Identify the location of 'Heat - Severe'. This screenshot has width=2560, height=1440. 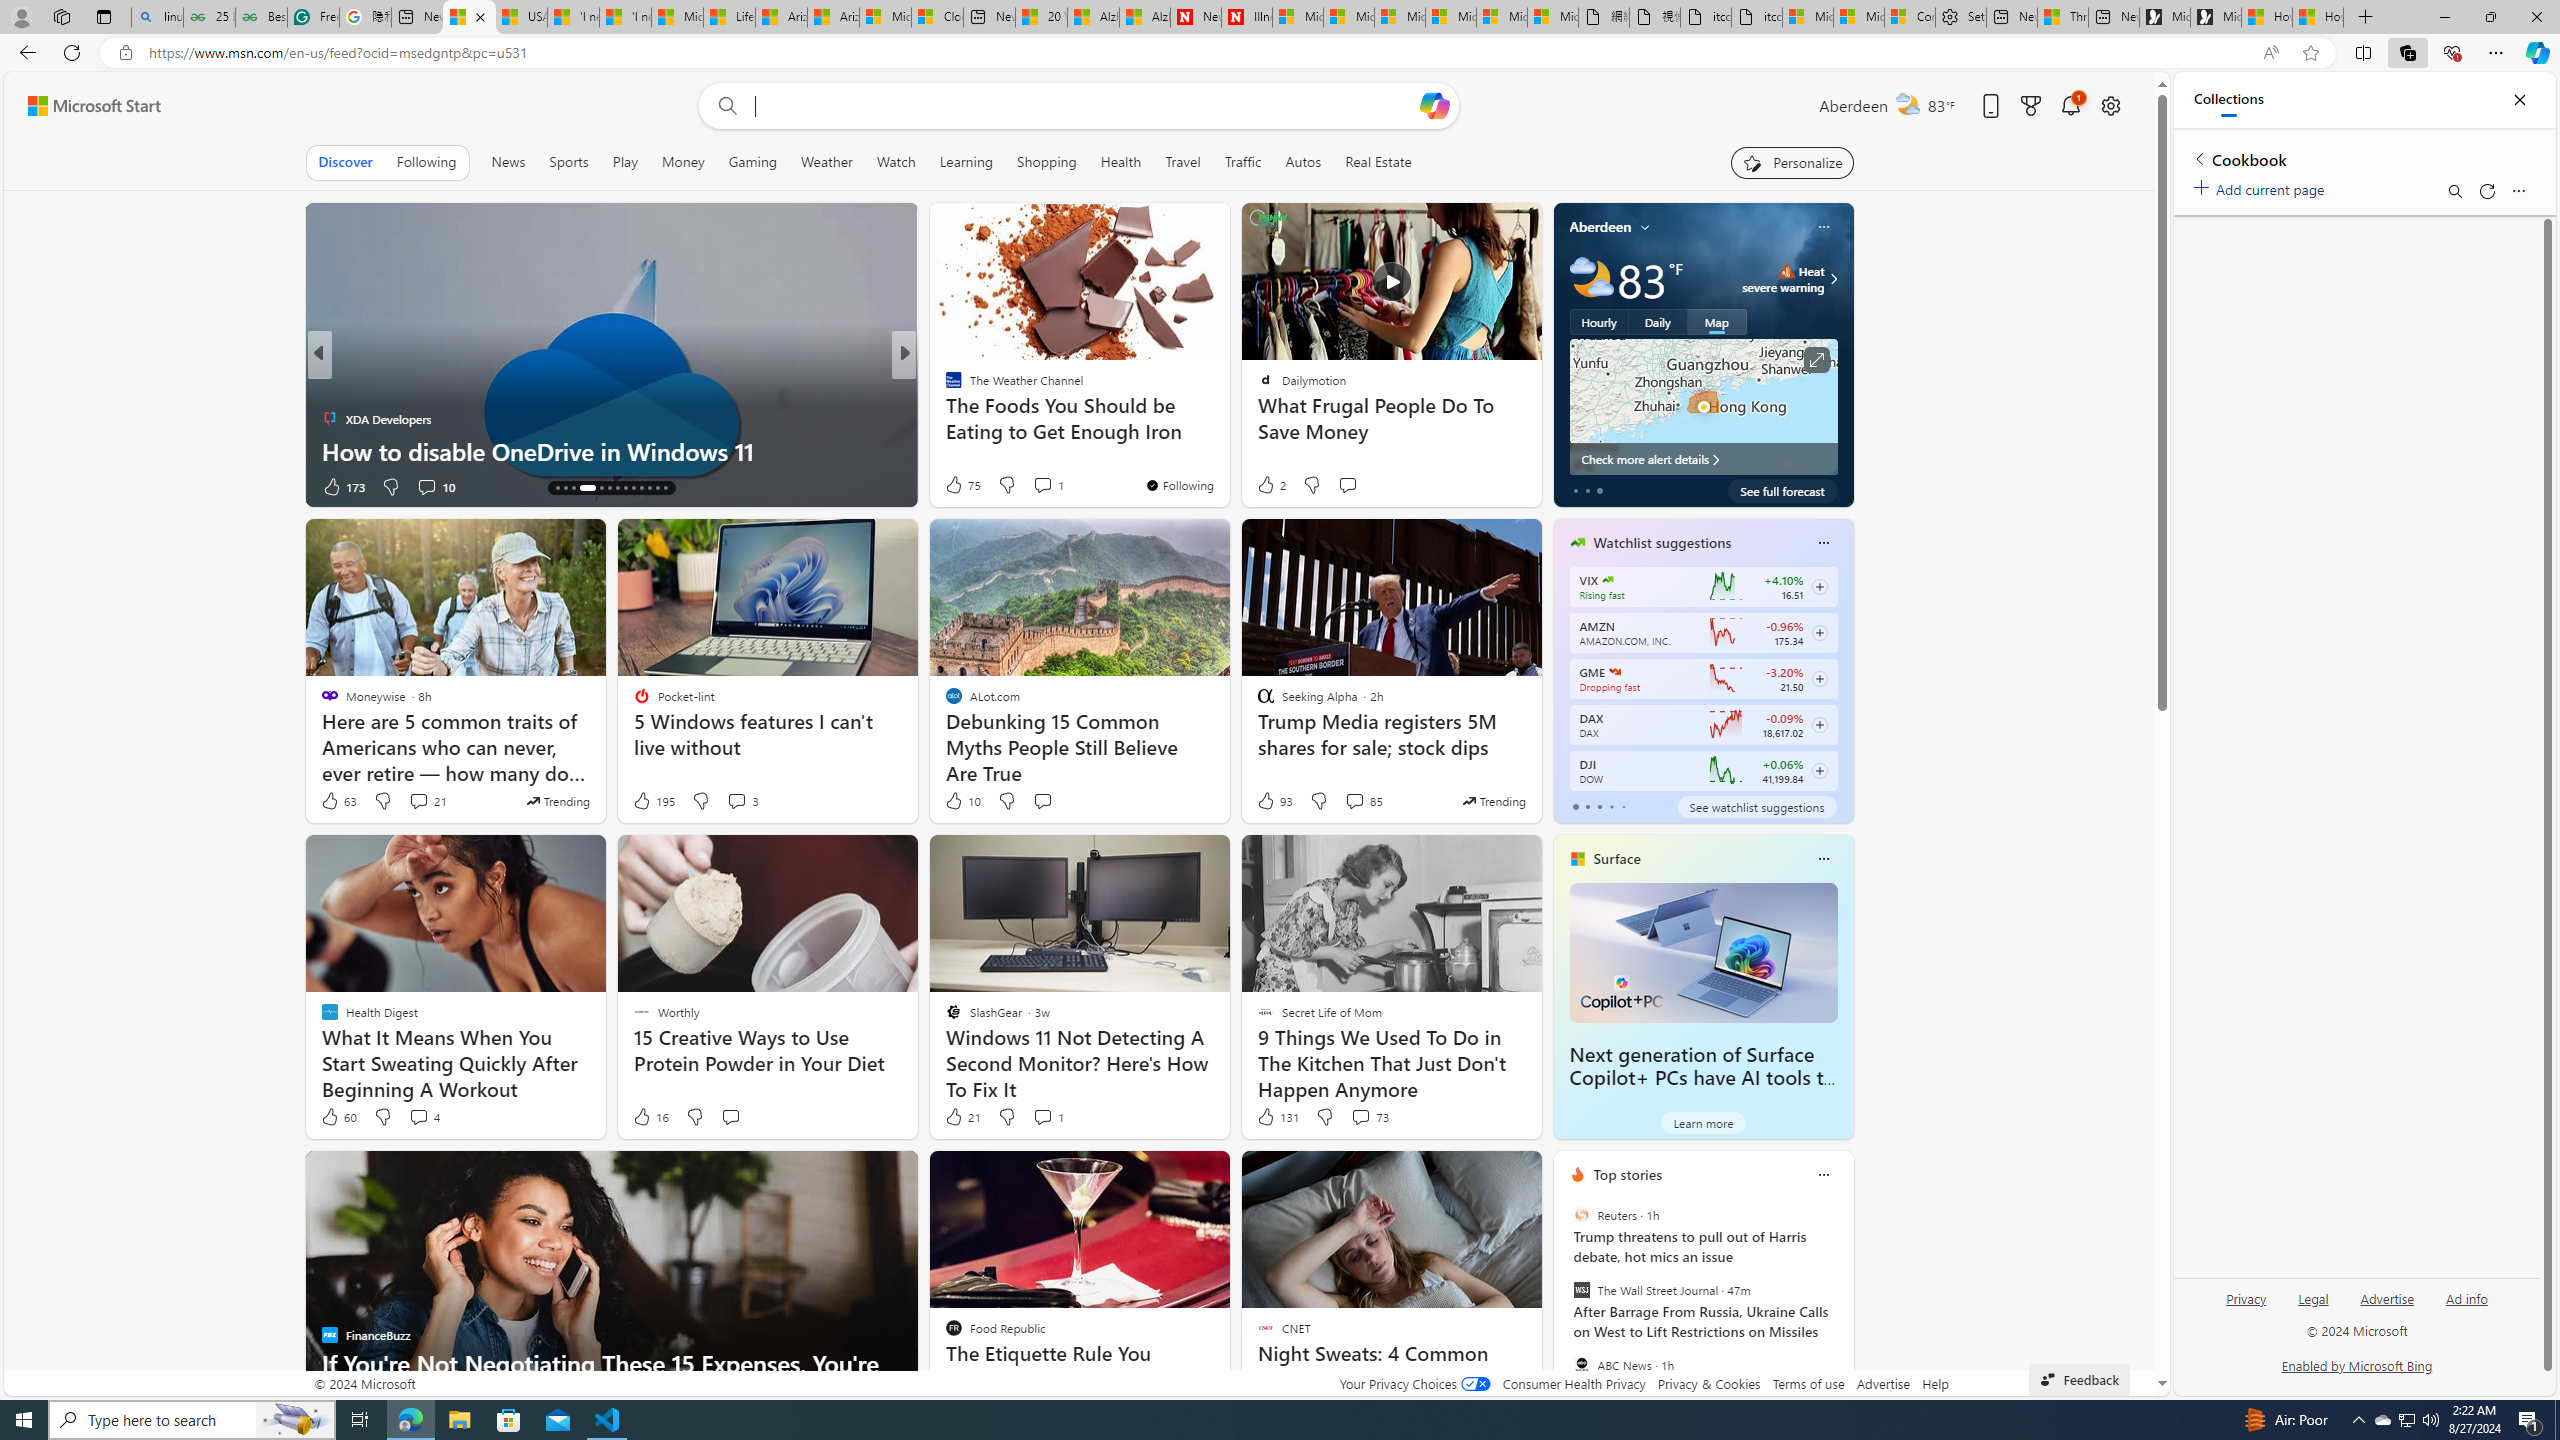
(1785, 271).